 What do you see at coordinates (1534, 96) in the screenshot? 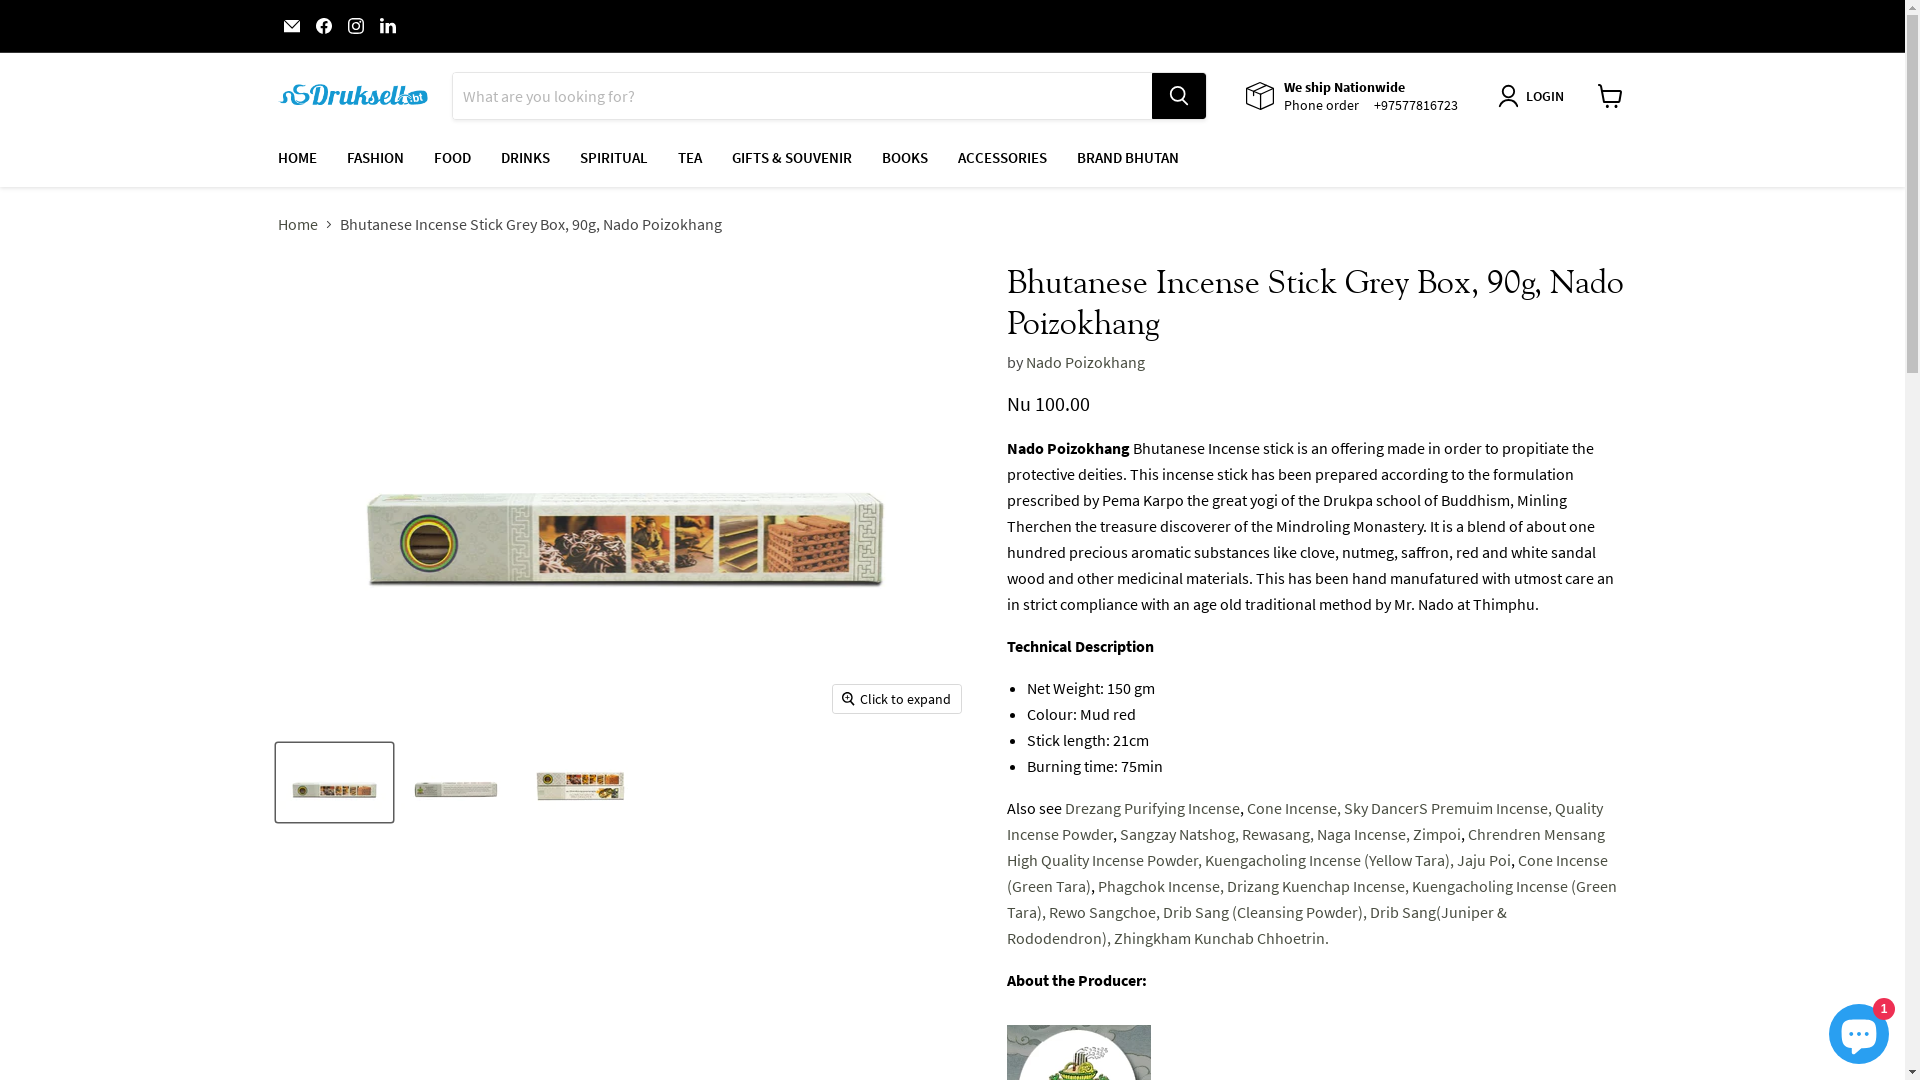
I see `'LOGIN'` at bounding box center [1534, 96].